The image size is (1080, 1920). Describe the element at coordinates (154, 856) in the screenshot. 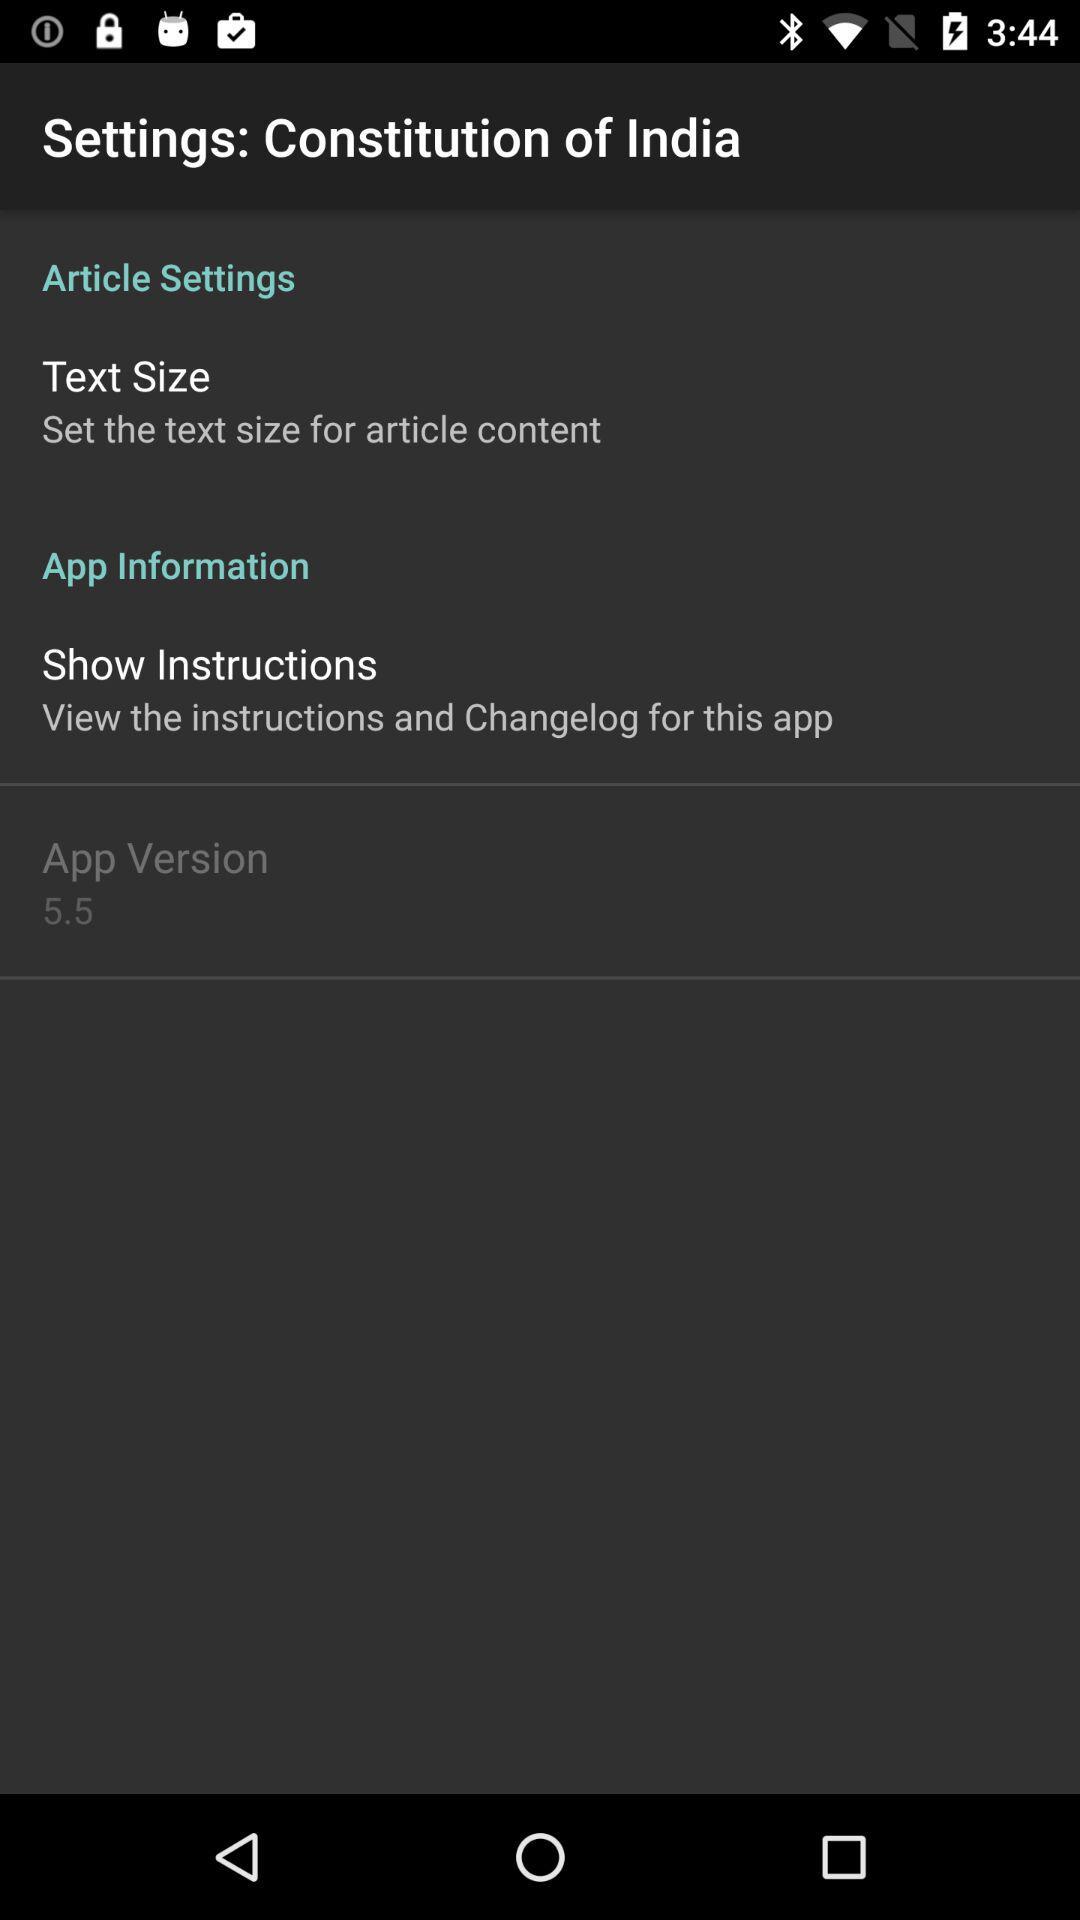

I see `the app version` at that location.